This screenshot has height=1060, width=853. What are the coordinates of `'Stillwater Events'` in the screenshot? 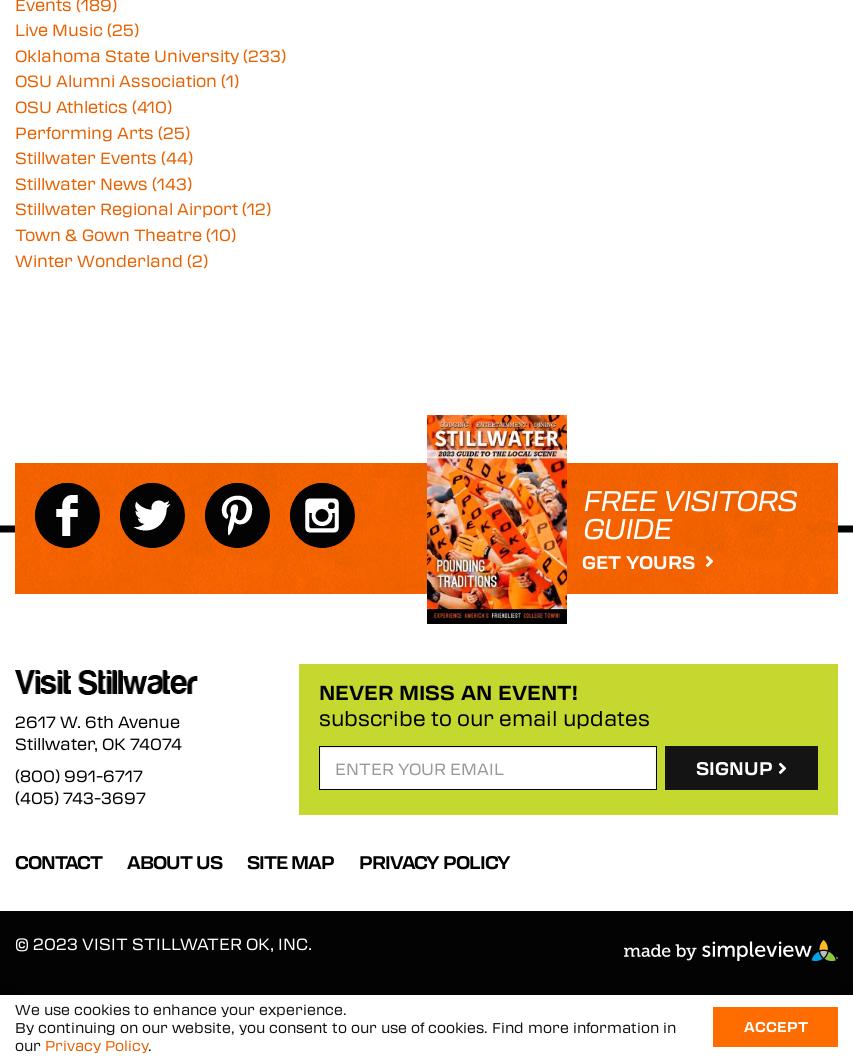 It's located at (87, 156).